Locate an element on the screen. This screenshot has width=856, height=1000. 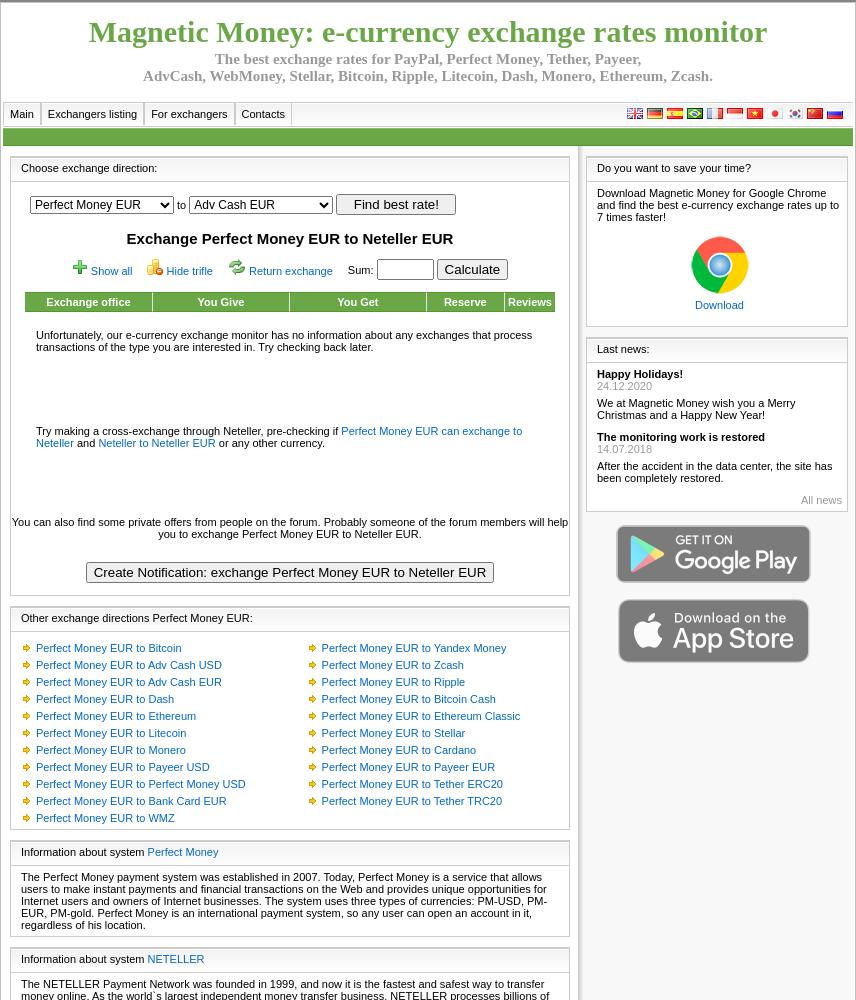
'Perfect Money EUR  to  Stellar' is located at coordinates (392, 732).